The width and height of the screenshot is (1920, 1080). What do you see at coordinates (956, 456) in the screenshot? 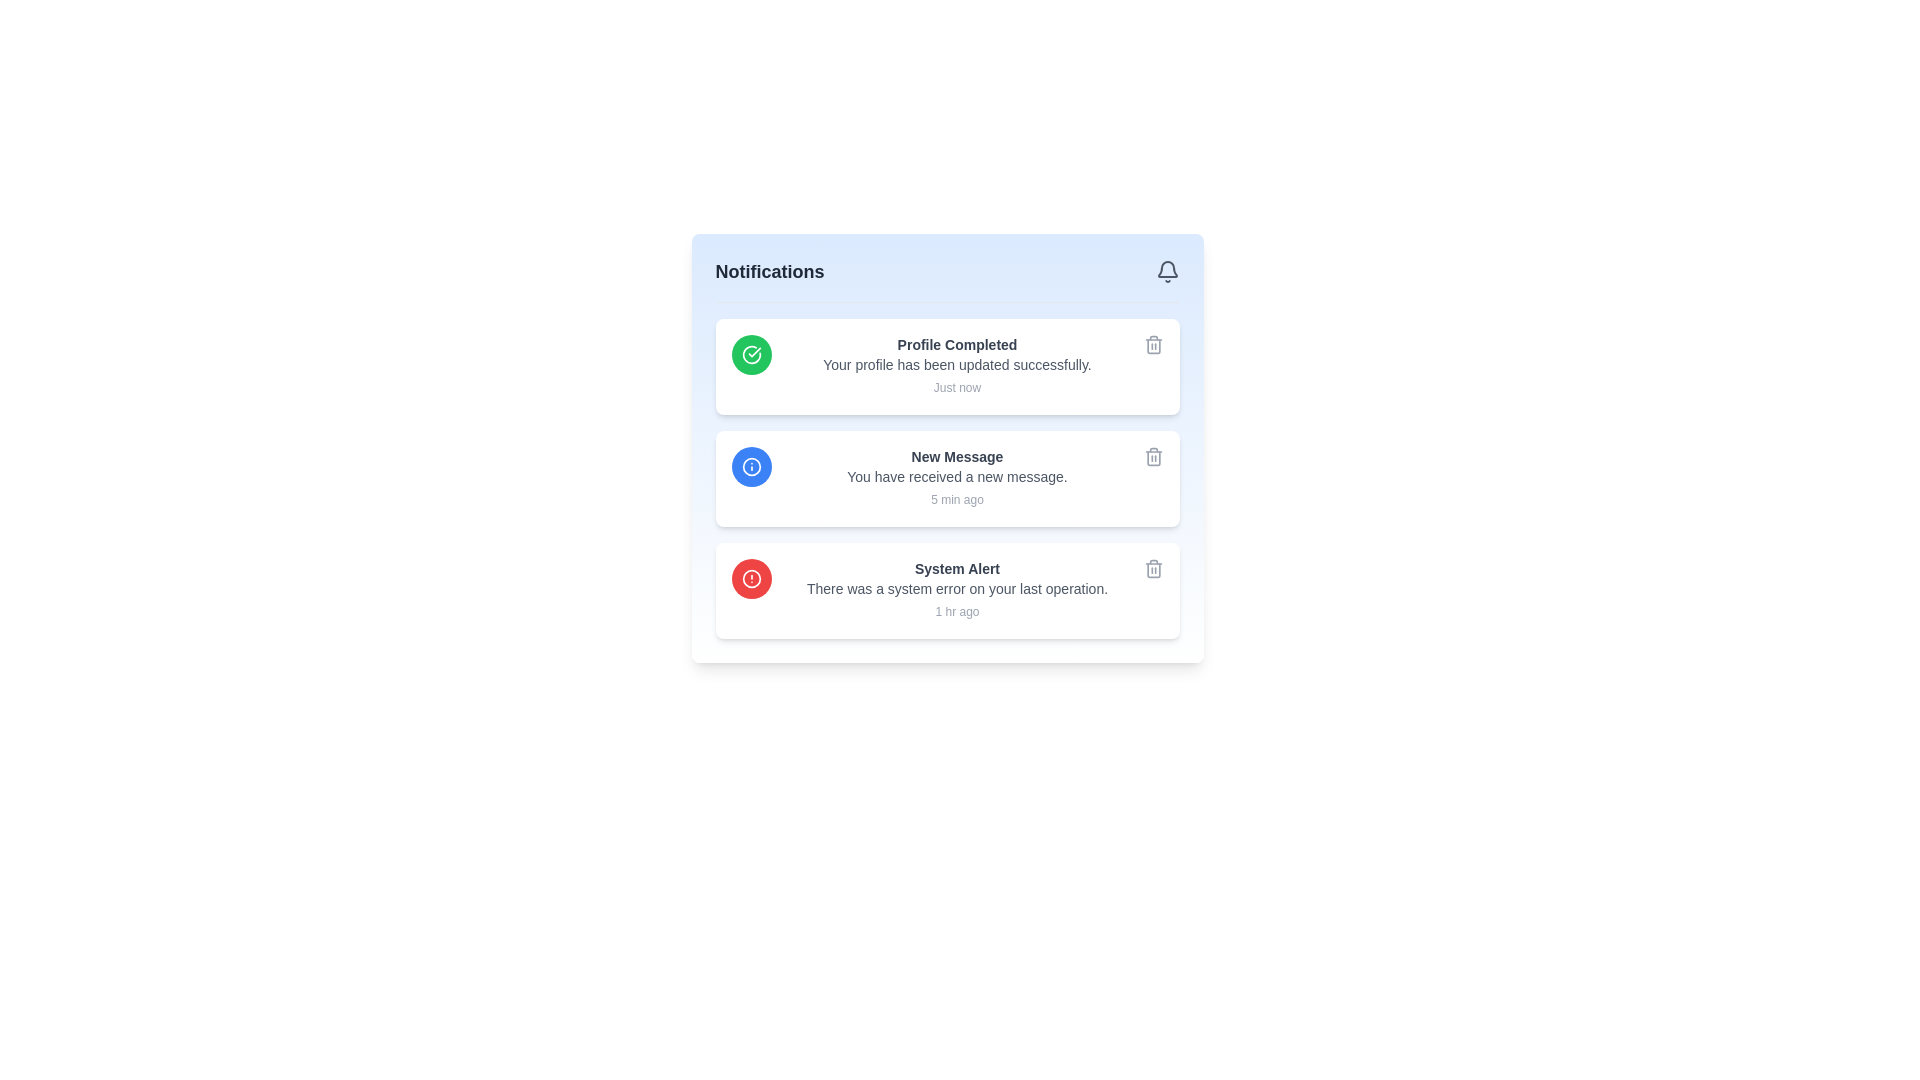
I see `on the 'New Message' text label located at the top of the notification module` at bounding box center [956, 456].